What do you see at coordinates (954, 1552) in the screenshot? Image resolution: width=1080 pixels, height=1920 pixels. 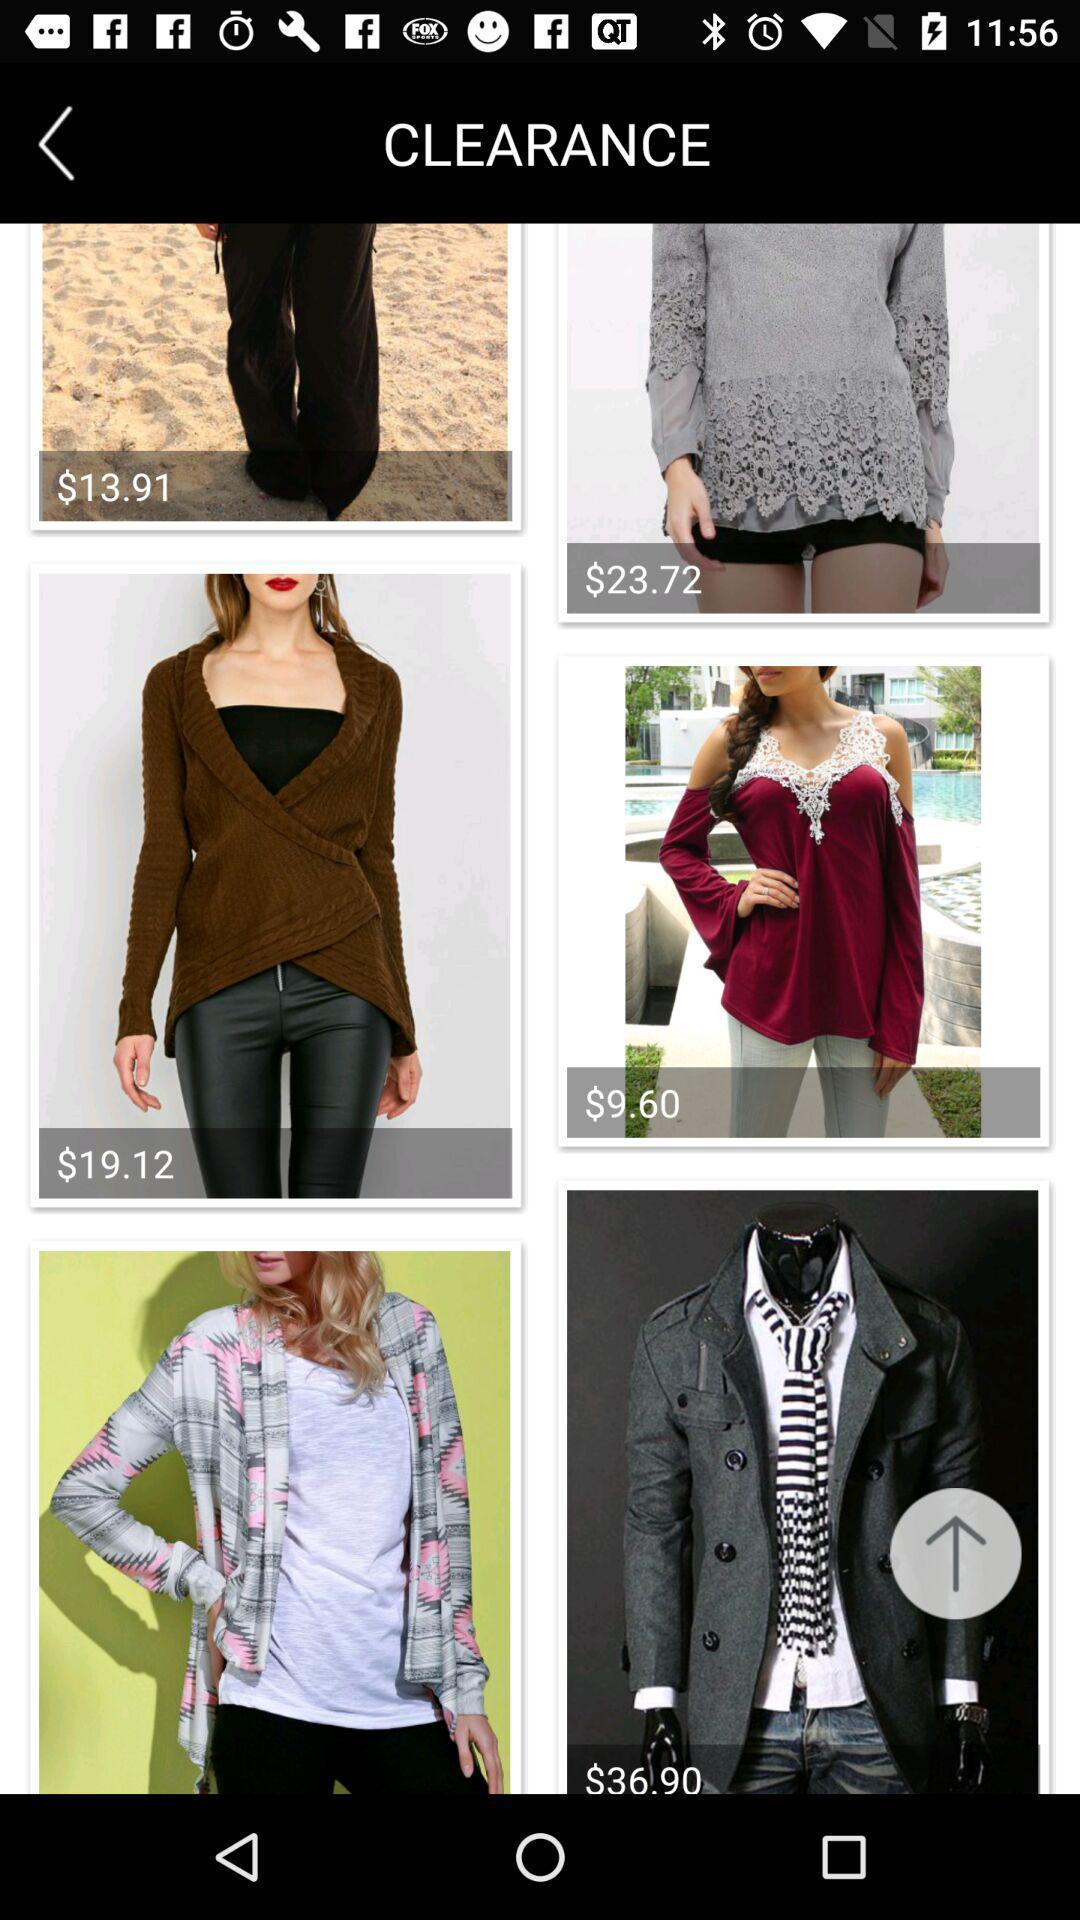 I see `scroll back up` at bounding box center [954, 1552].